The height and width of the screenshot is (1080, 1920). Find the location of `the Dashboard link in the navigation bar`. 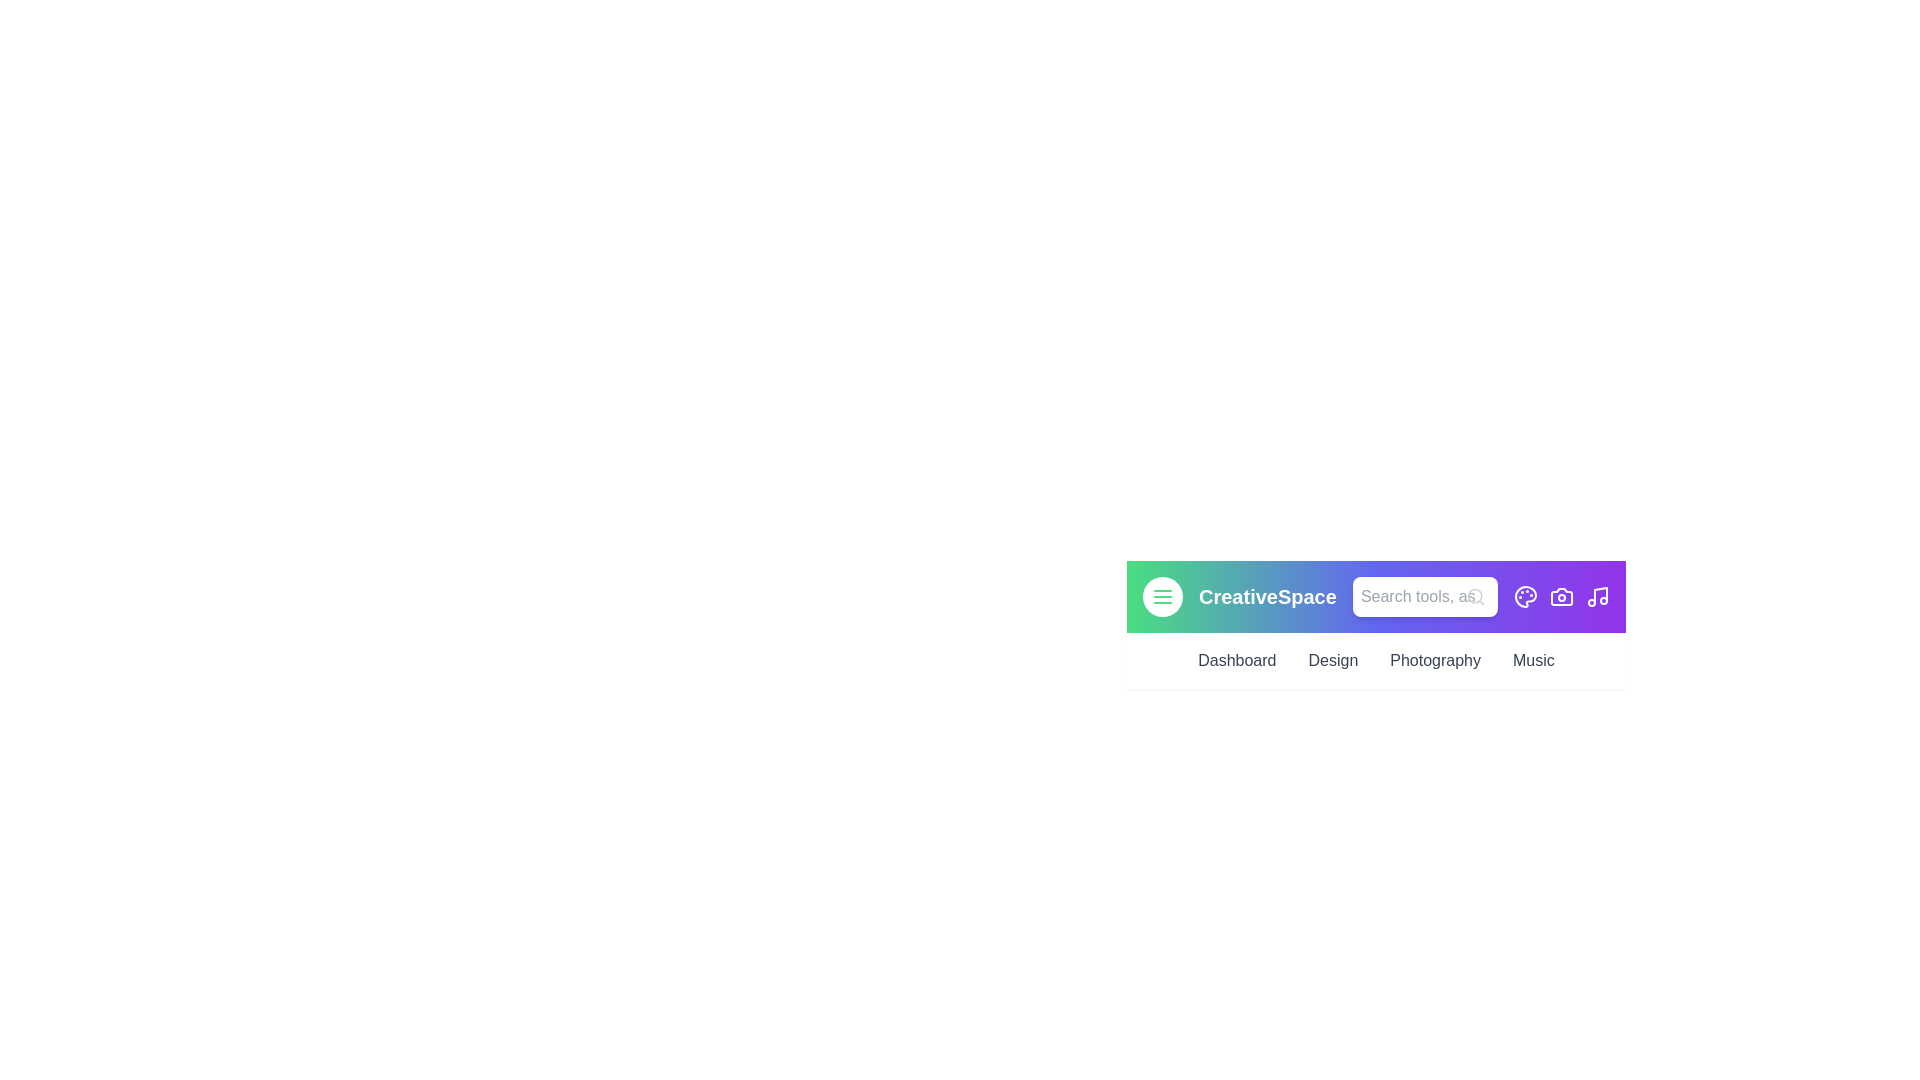

the Dashboard link in the navigation bar is located at coordinates (1236, 660).